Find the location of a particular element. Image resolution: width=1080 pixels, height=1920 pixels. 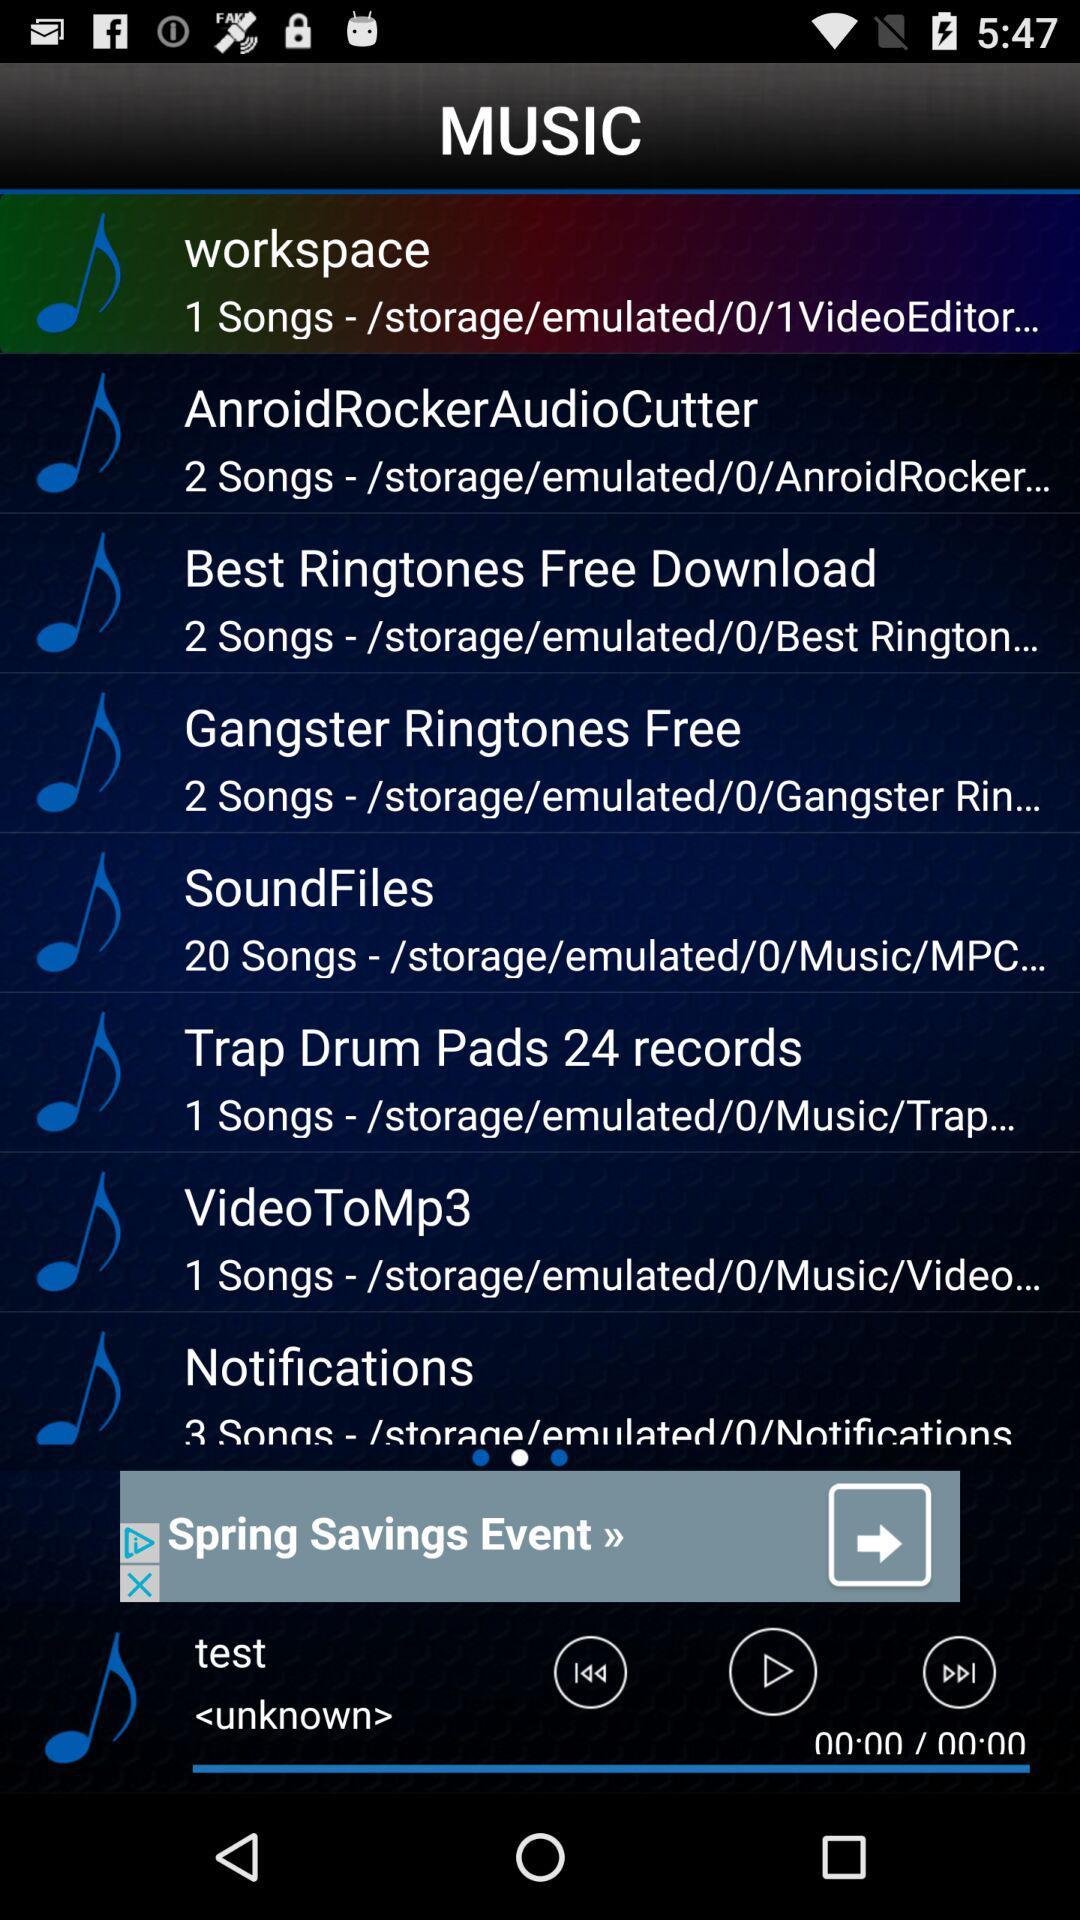

song is located at coordinates (772, 1680).